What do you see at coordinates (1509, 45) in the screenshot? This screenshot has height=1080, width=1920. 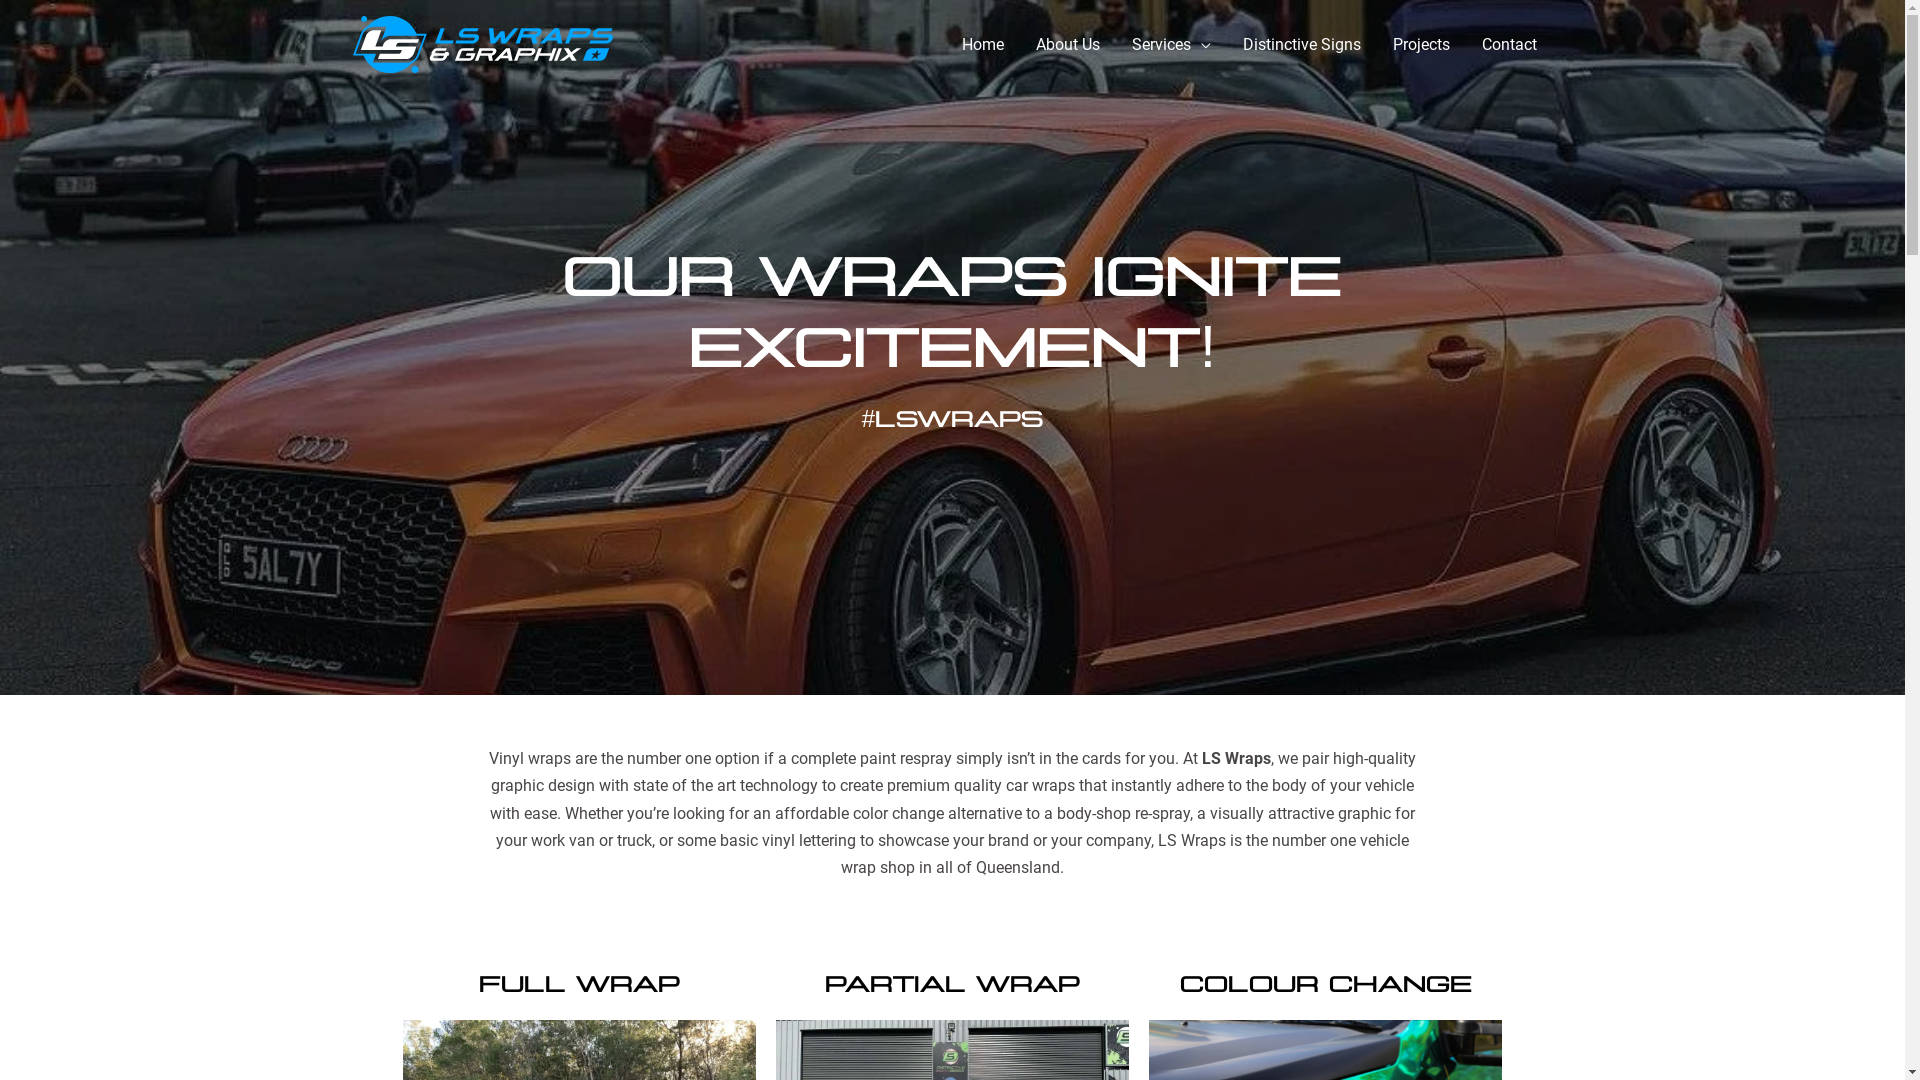 I see `'Contact'` at bounding box center [1509, 45].